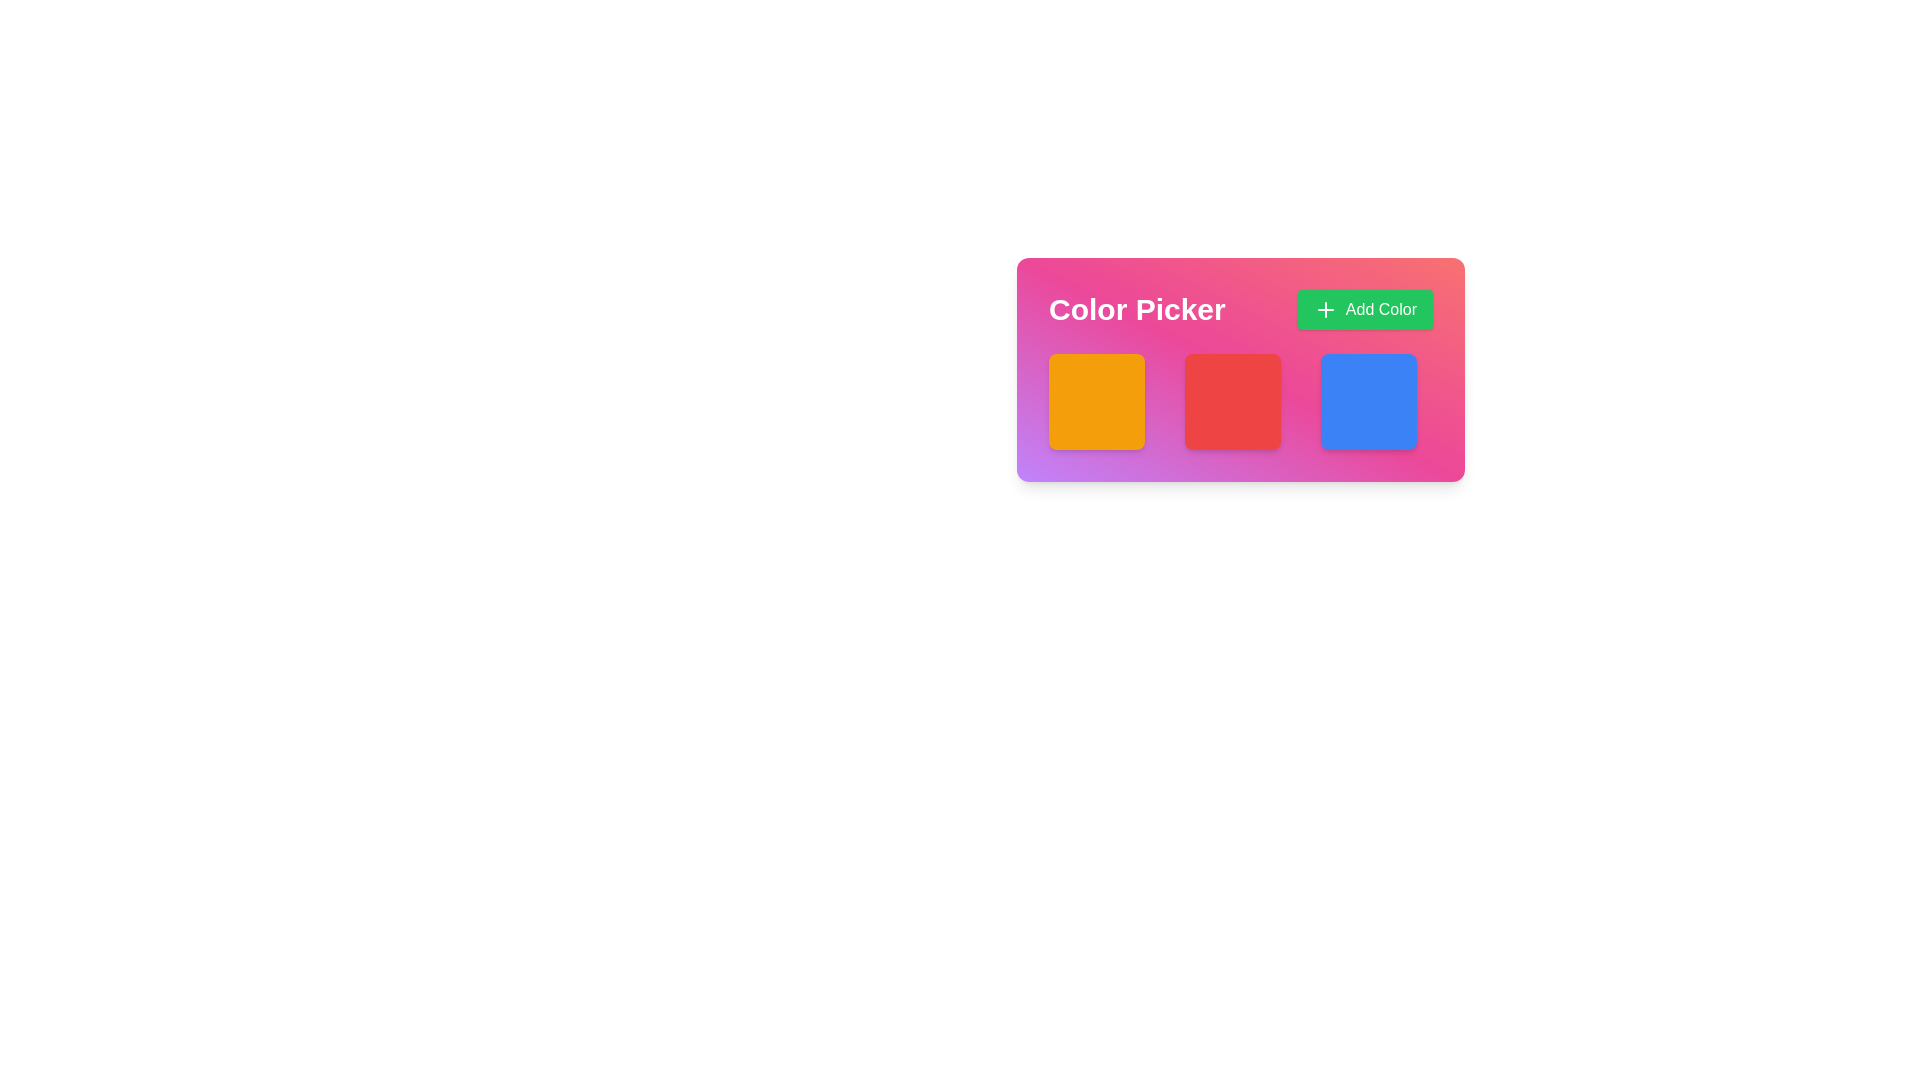 This screenshot has height=1080, width=1920. I want to click on the trash/delete icon button located in the top-right corner of the blue color tile within the 'Color Picker' section to potentially view a tooltip, so click(1414, 371).